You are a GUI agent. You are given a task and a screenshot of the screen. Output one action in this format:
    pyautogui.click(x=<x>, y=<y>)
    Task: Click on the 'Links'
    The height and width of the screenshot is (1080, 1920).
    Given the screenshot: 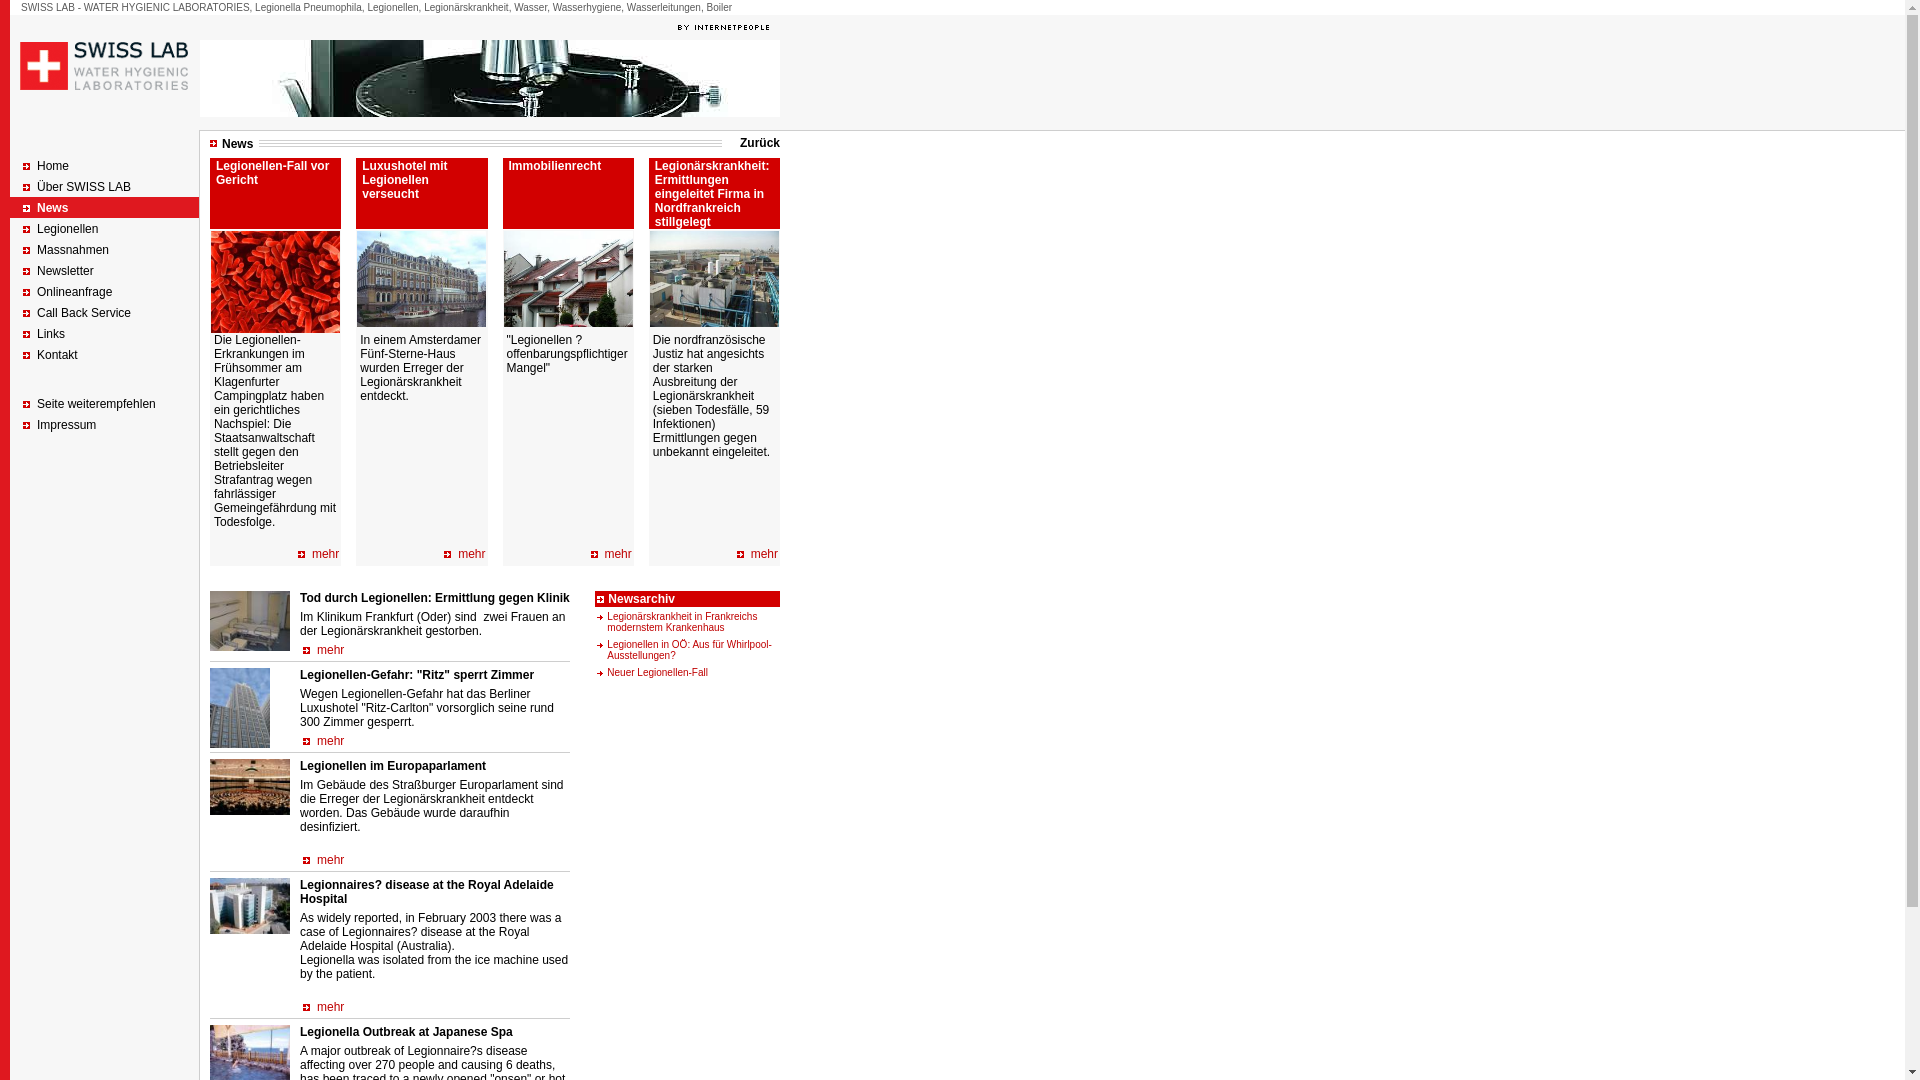 What is the action you would take?
    pyautogui.click(x=51, y=333)
    